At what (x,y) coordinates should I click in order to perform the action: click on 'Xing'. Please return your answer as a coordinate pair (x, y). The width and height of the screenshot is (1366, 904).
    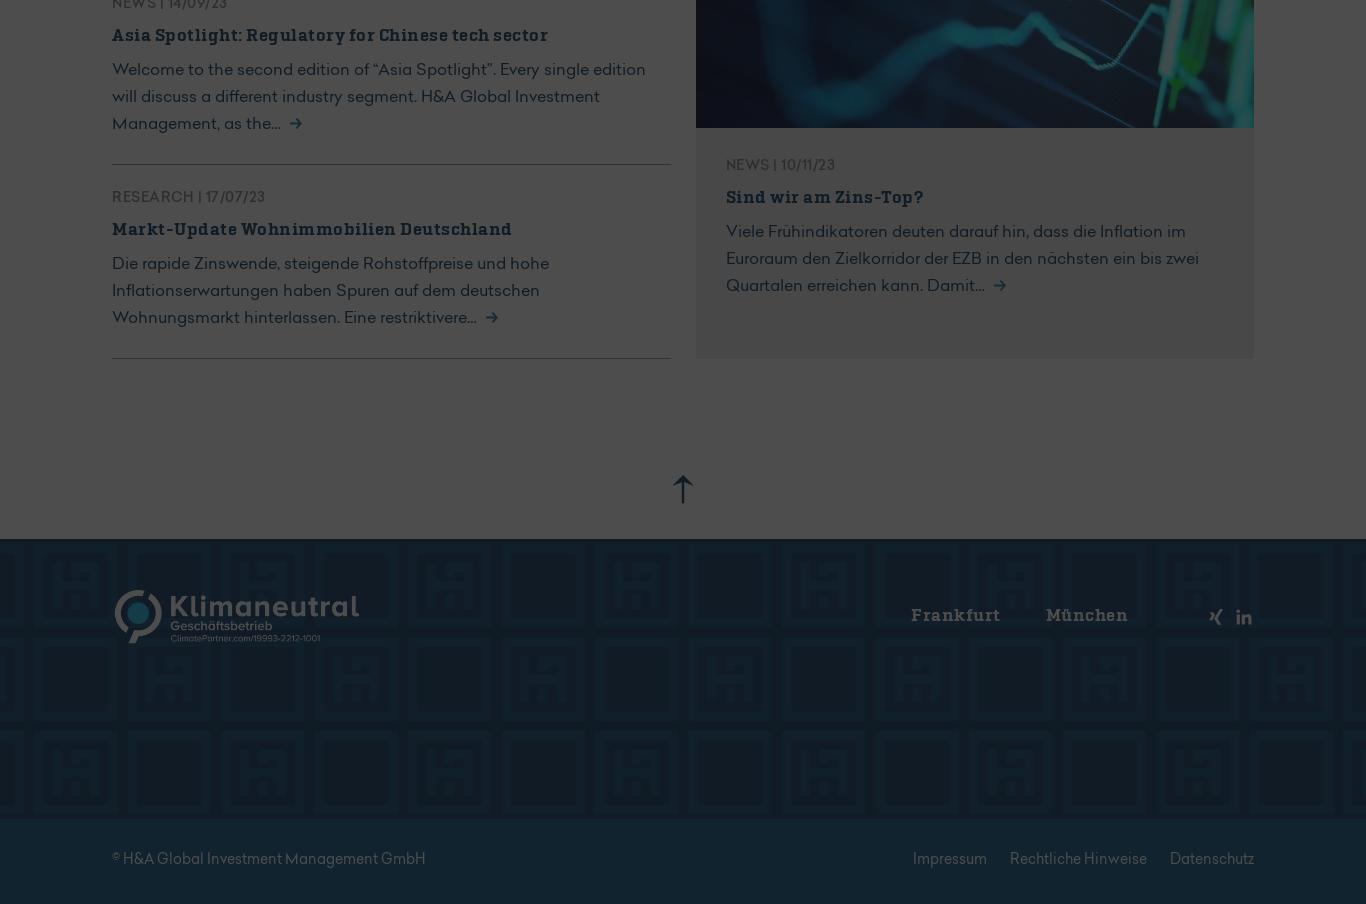
    Looking at the image, I should click on (1243, 614).